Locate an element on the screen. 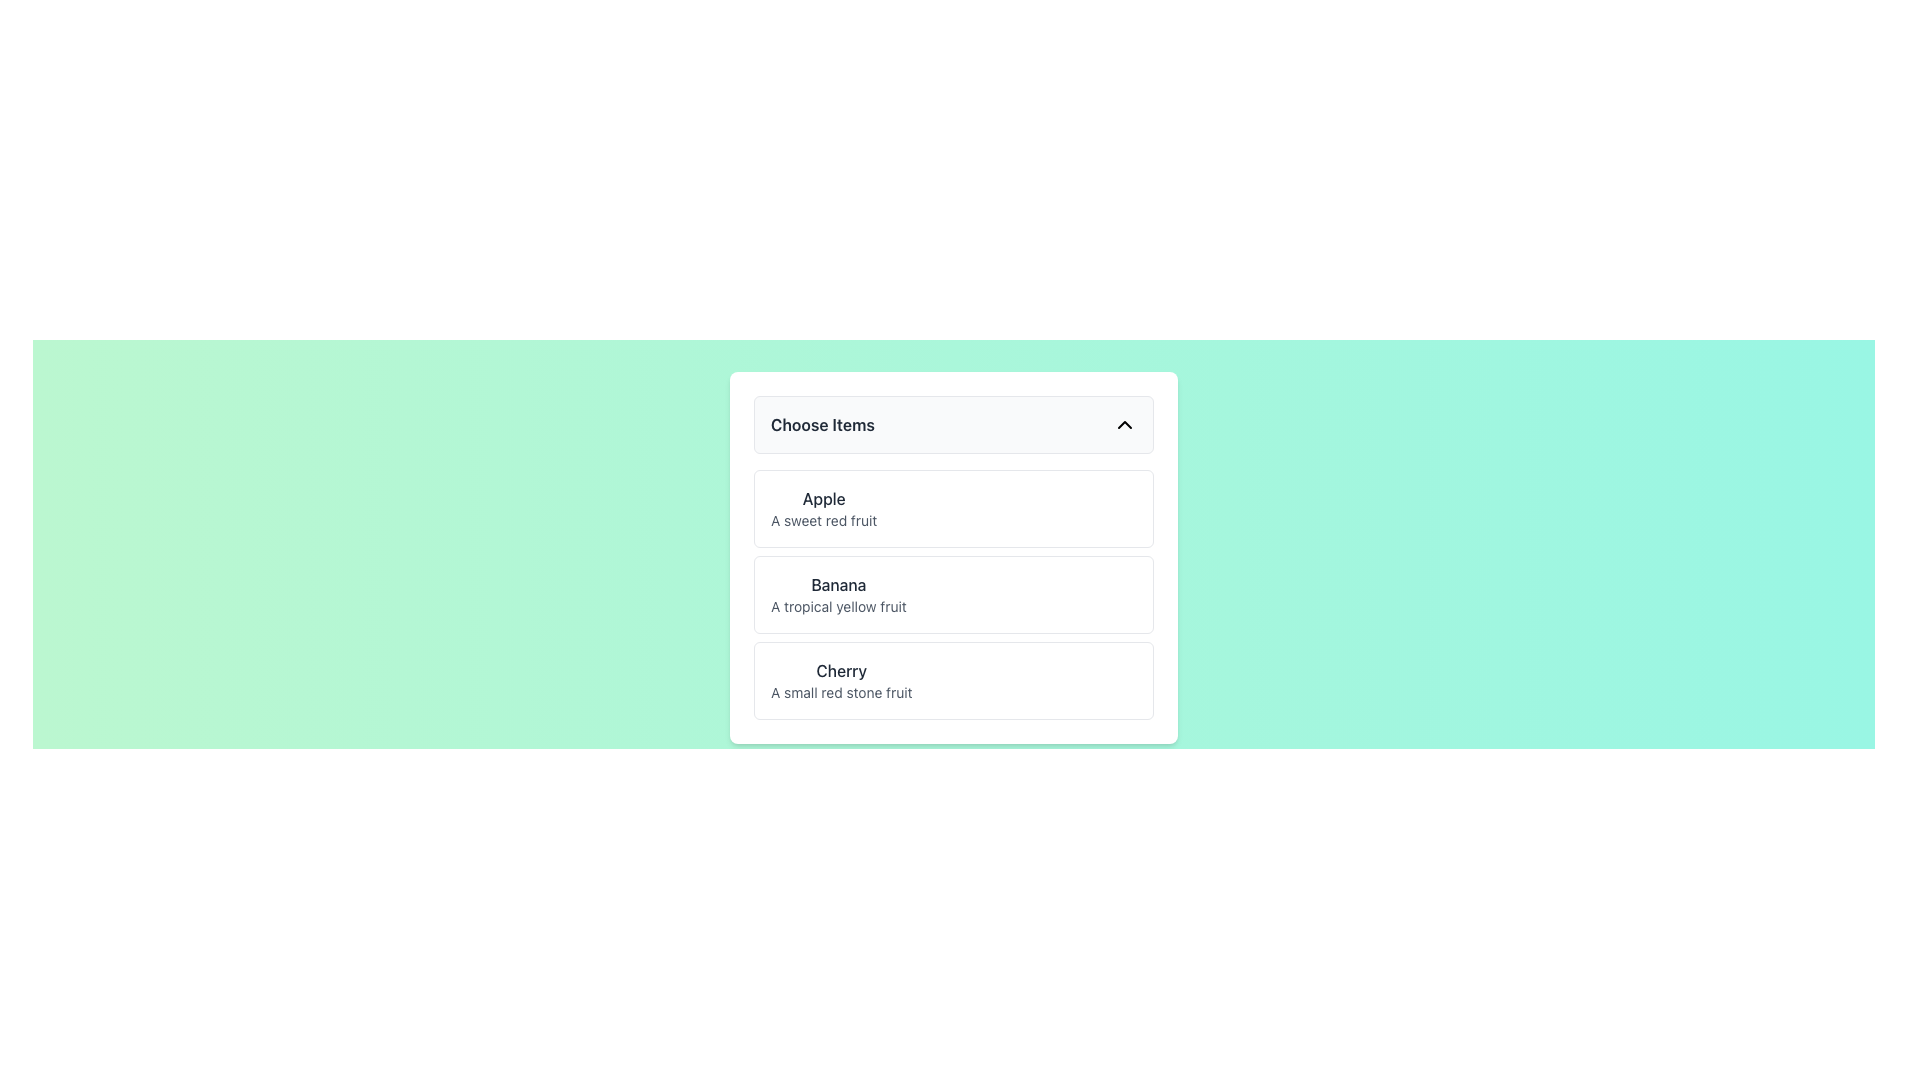 The height and width of the screenshot is (1080, 1920). the Text Display element that shows information about the fruit 'Cherry', which is the third item in a vertical stack below 'Apple' and 'Banana' is located at coordinates (841, 680).